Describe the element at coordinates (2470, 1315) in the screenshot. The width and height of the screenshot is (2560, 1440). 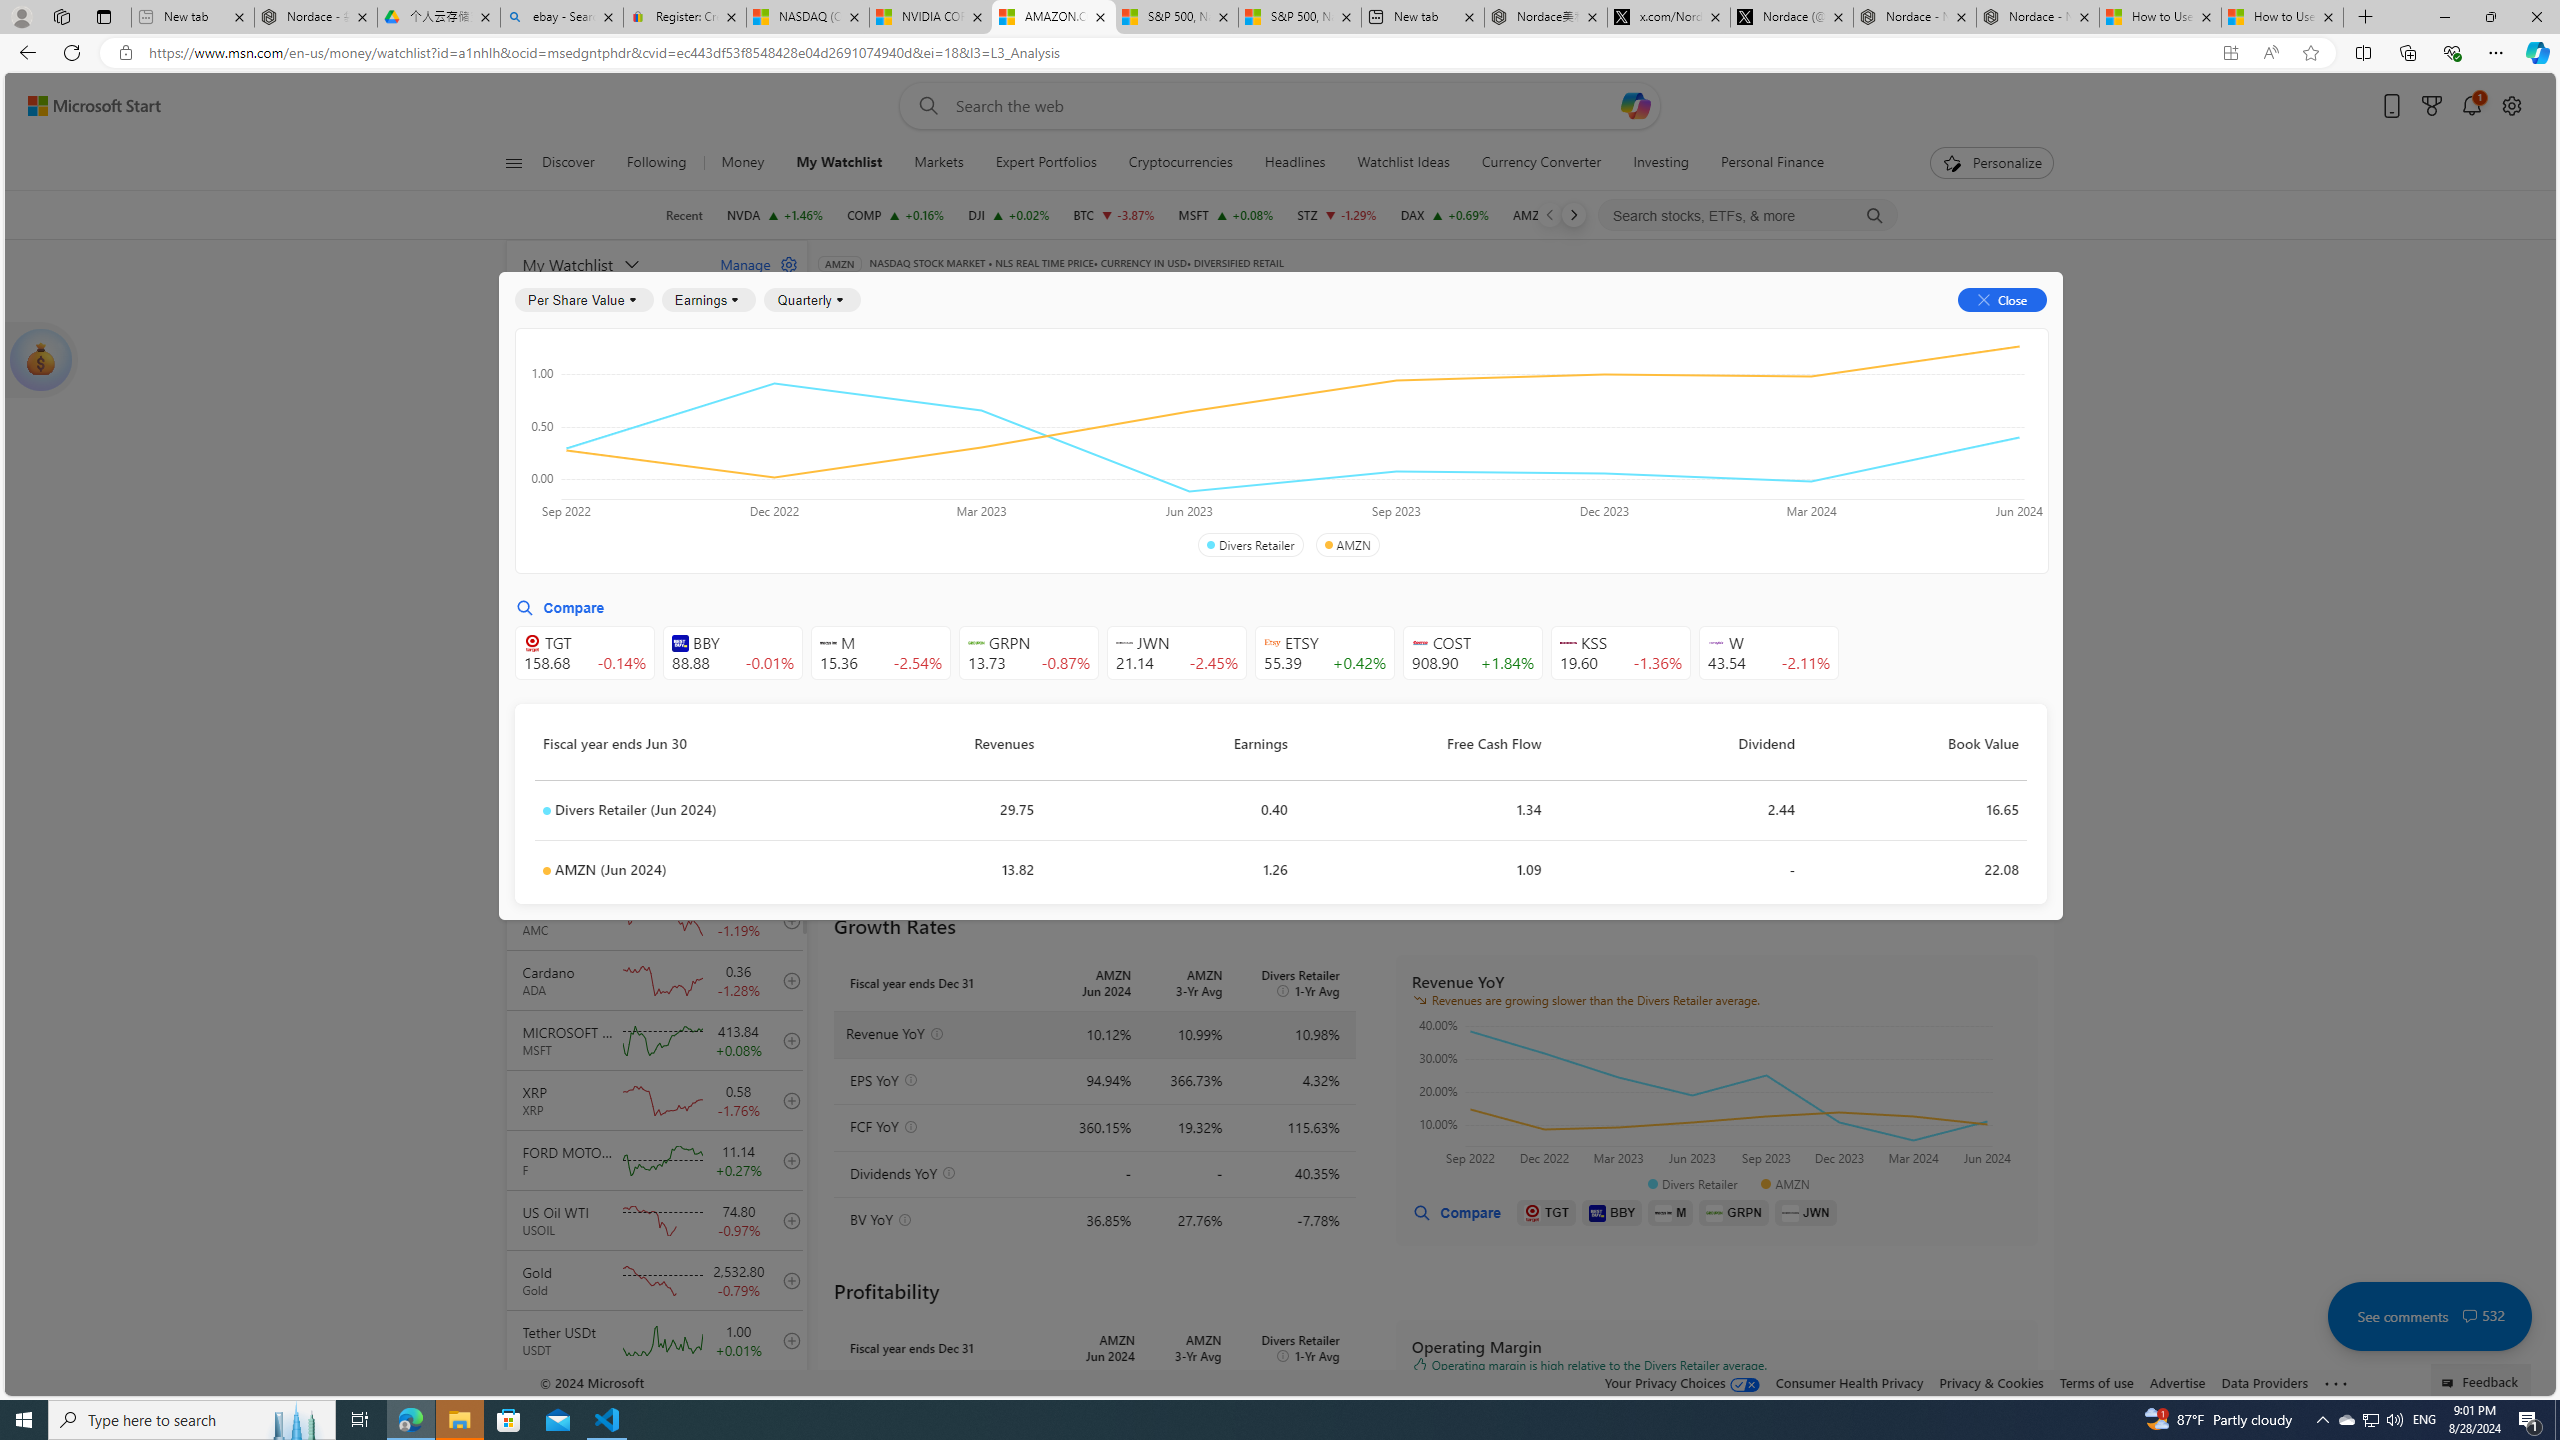
I see `'Class: cwt-icon-vector'` at that location.